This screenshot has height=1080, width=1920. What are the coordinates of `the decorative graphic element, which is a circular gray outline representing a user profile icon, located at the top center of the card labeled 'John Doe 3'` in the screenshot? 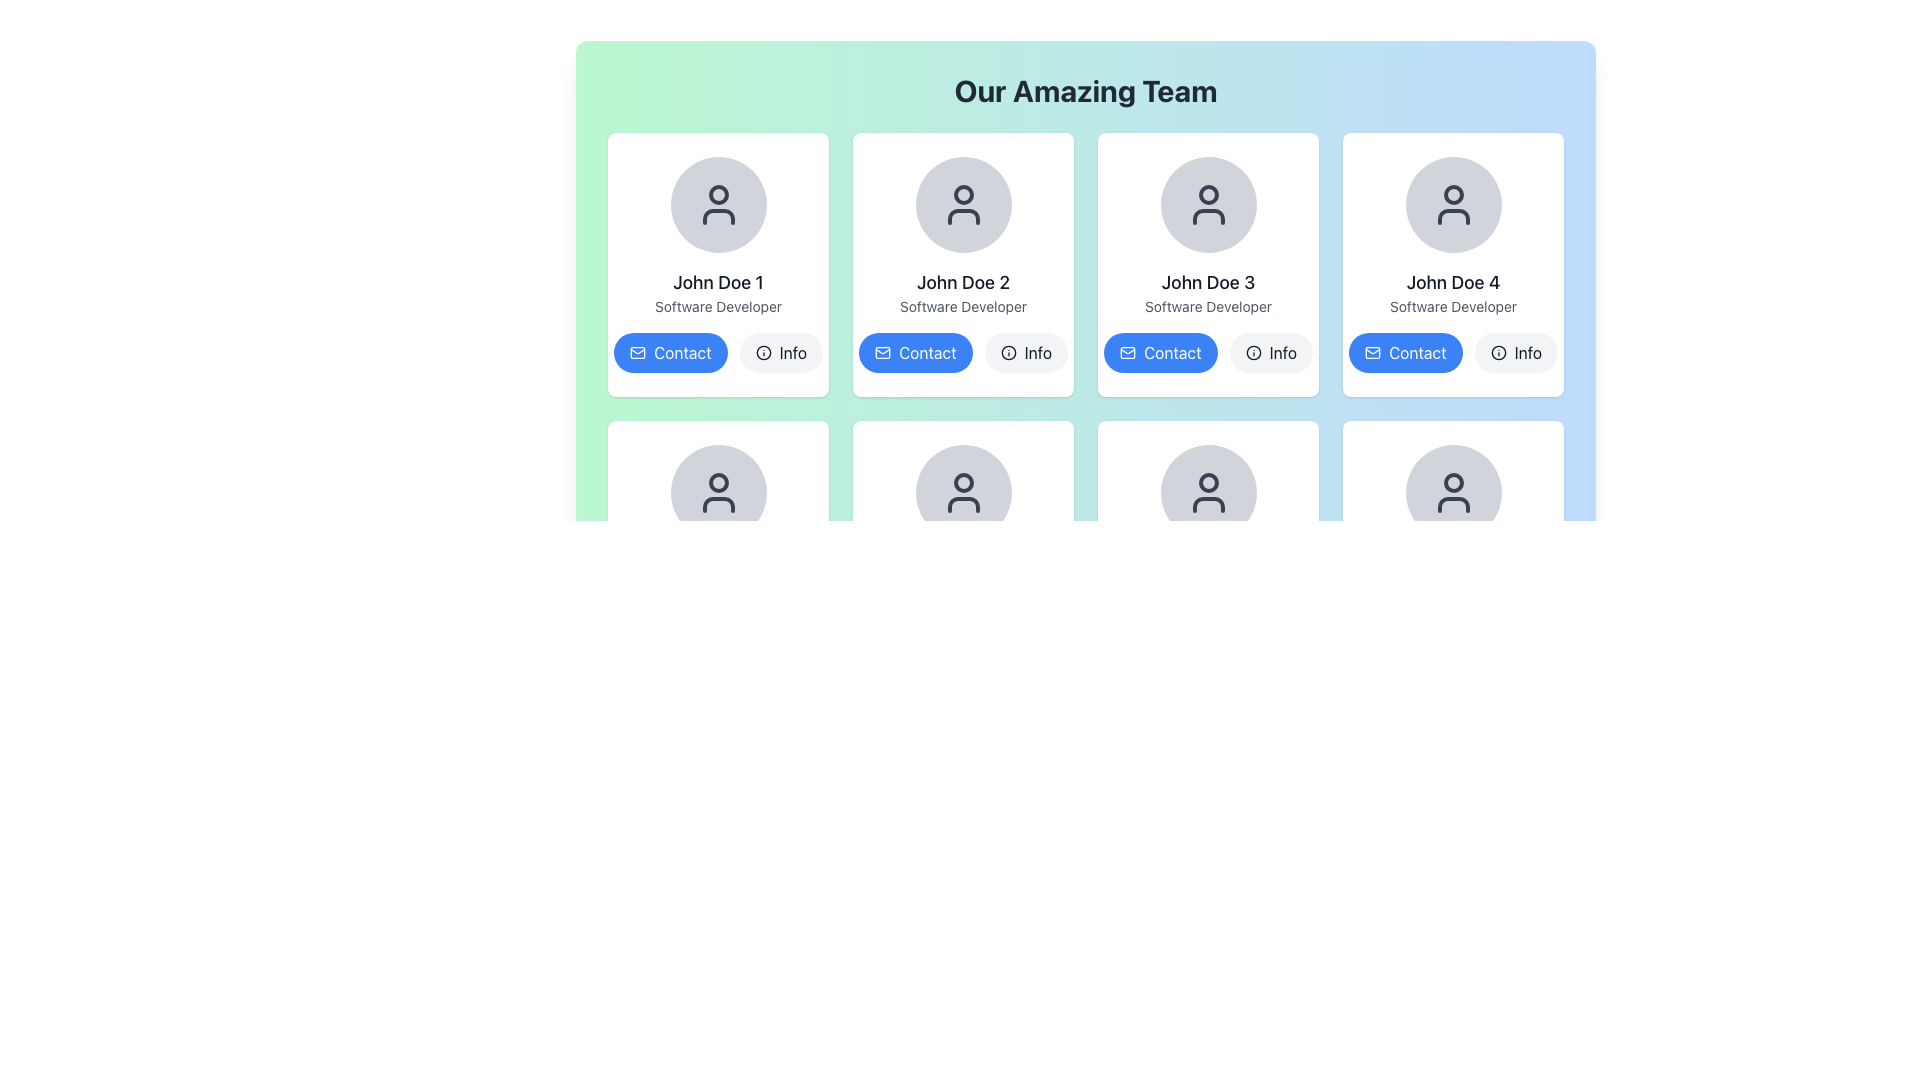 It's located at (1207, 195).